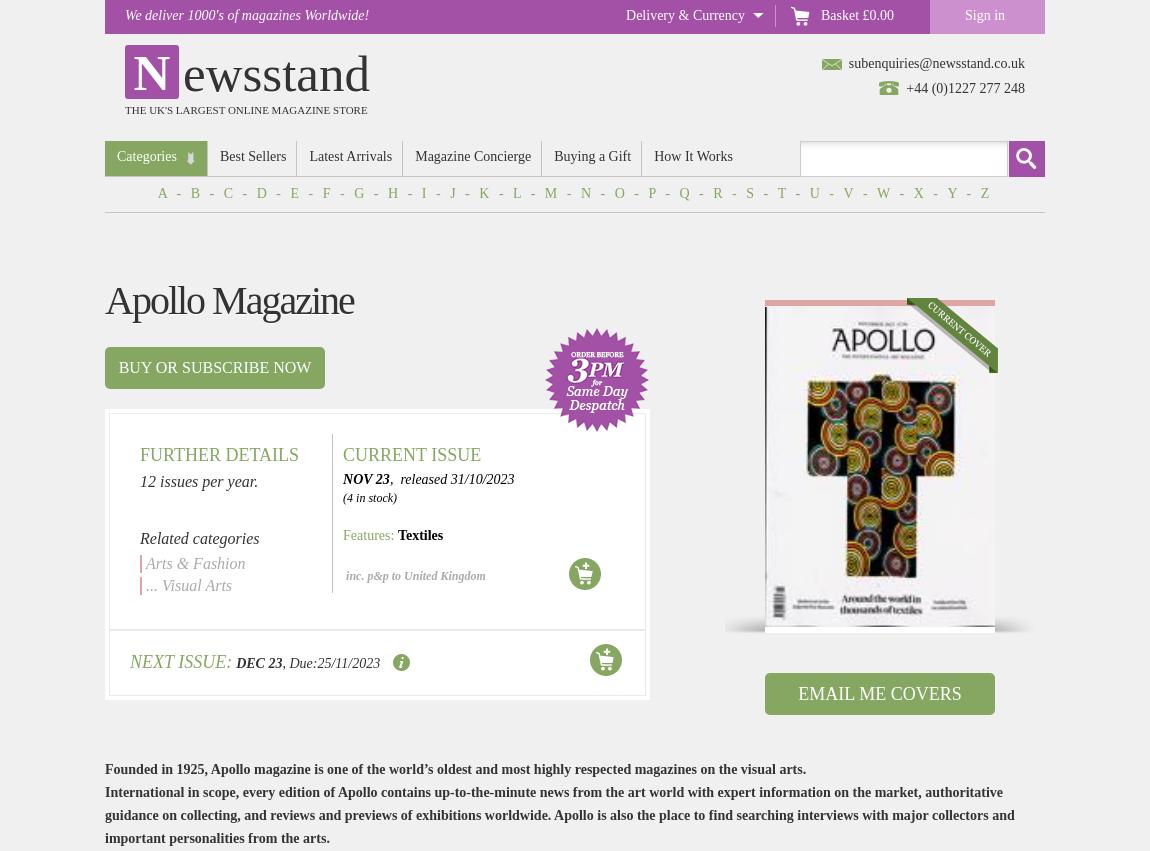 This screenshot has width=1150, height=851. I want to click on 'Founded in 1925, Apollo magazine is one of the world’s oldest and most highly respected magazines on the visual arts.', so click(455, 769).